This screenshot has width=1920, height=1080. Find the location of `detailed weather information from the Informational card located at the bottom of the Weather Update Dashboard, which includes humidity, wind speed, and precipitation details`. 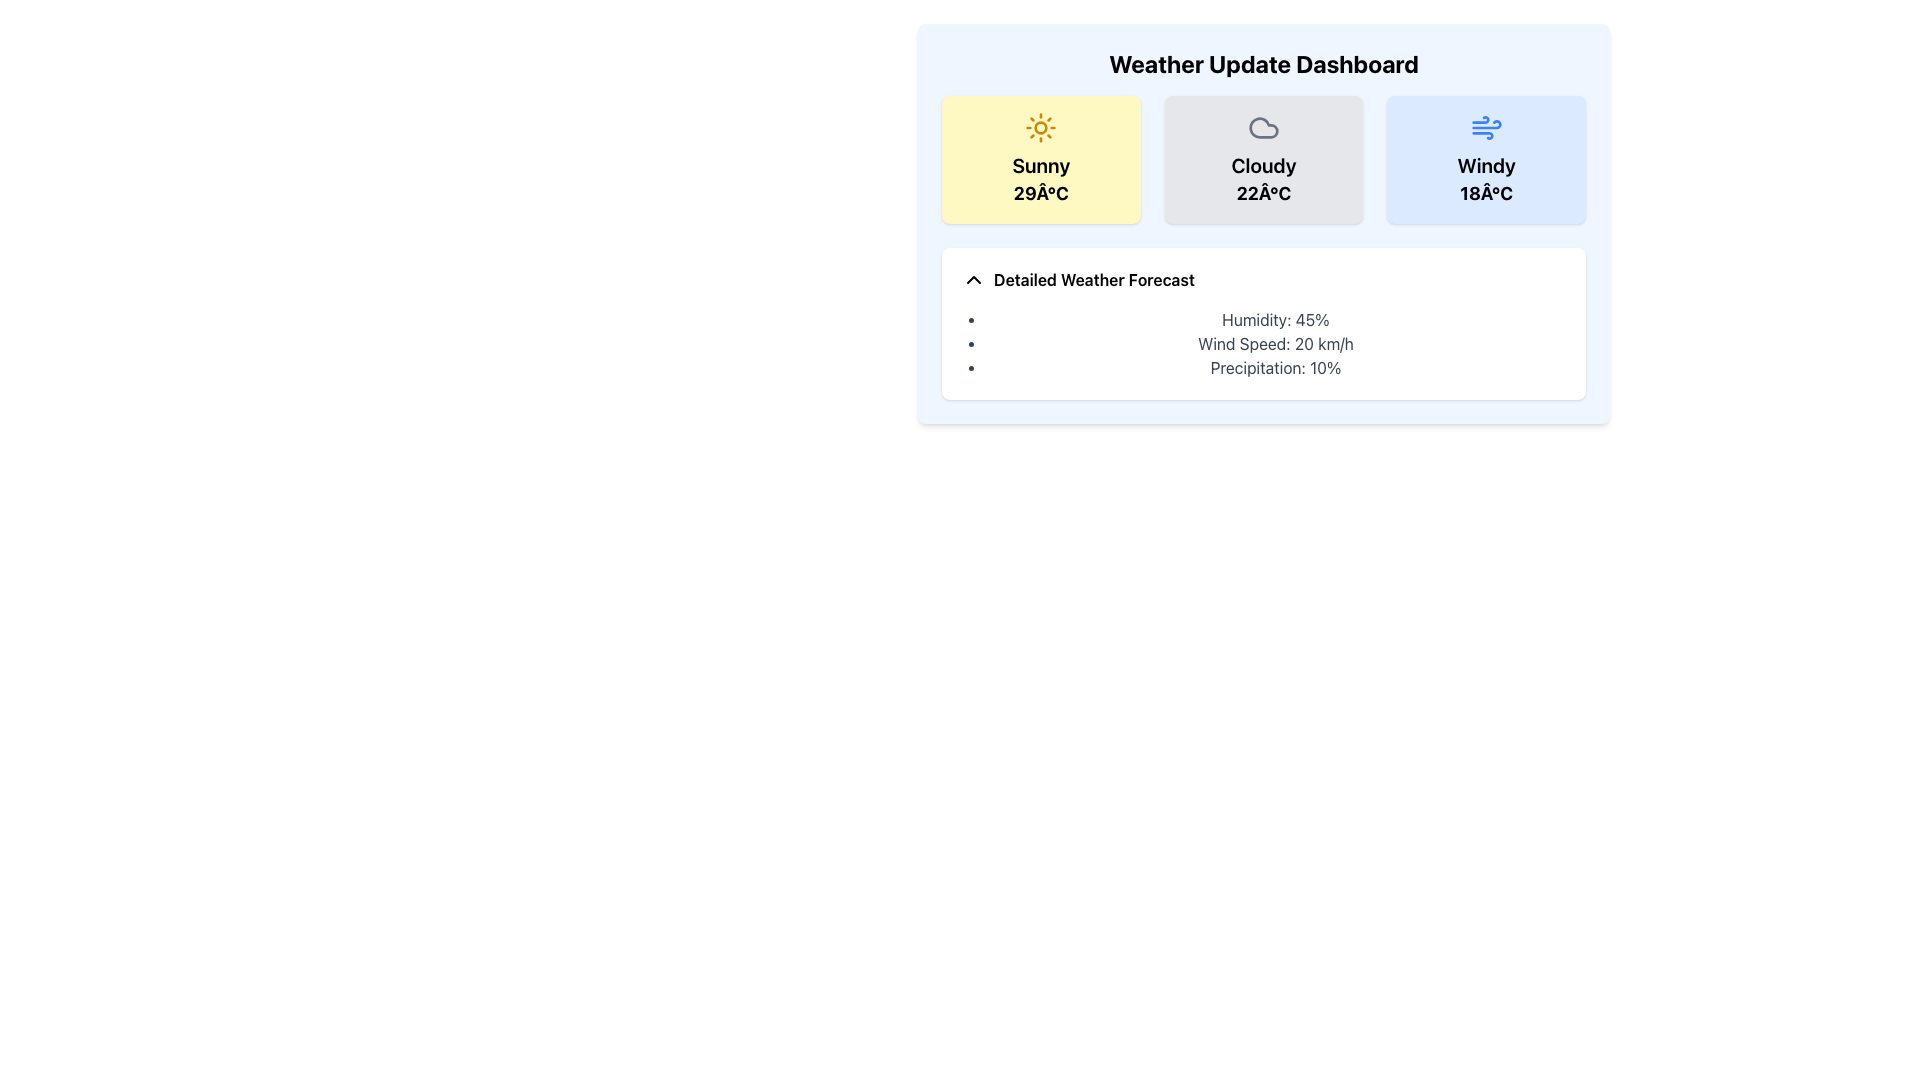

detailed weather information from the Informational card located at the bottom of the Weather Update Dashboard, which includes humidity, wind speed, and precipitation details is located at coordinates (1262, 323).